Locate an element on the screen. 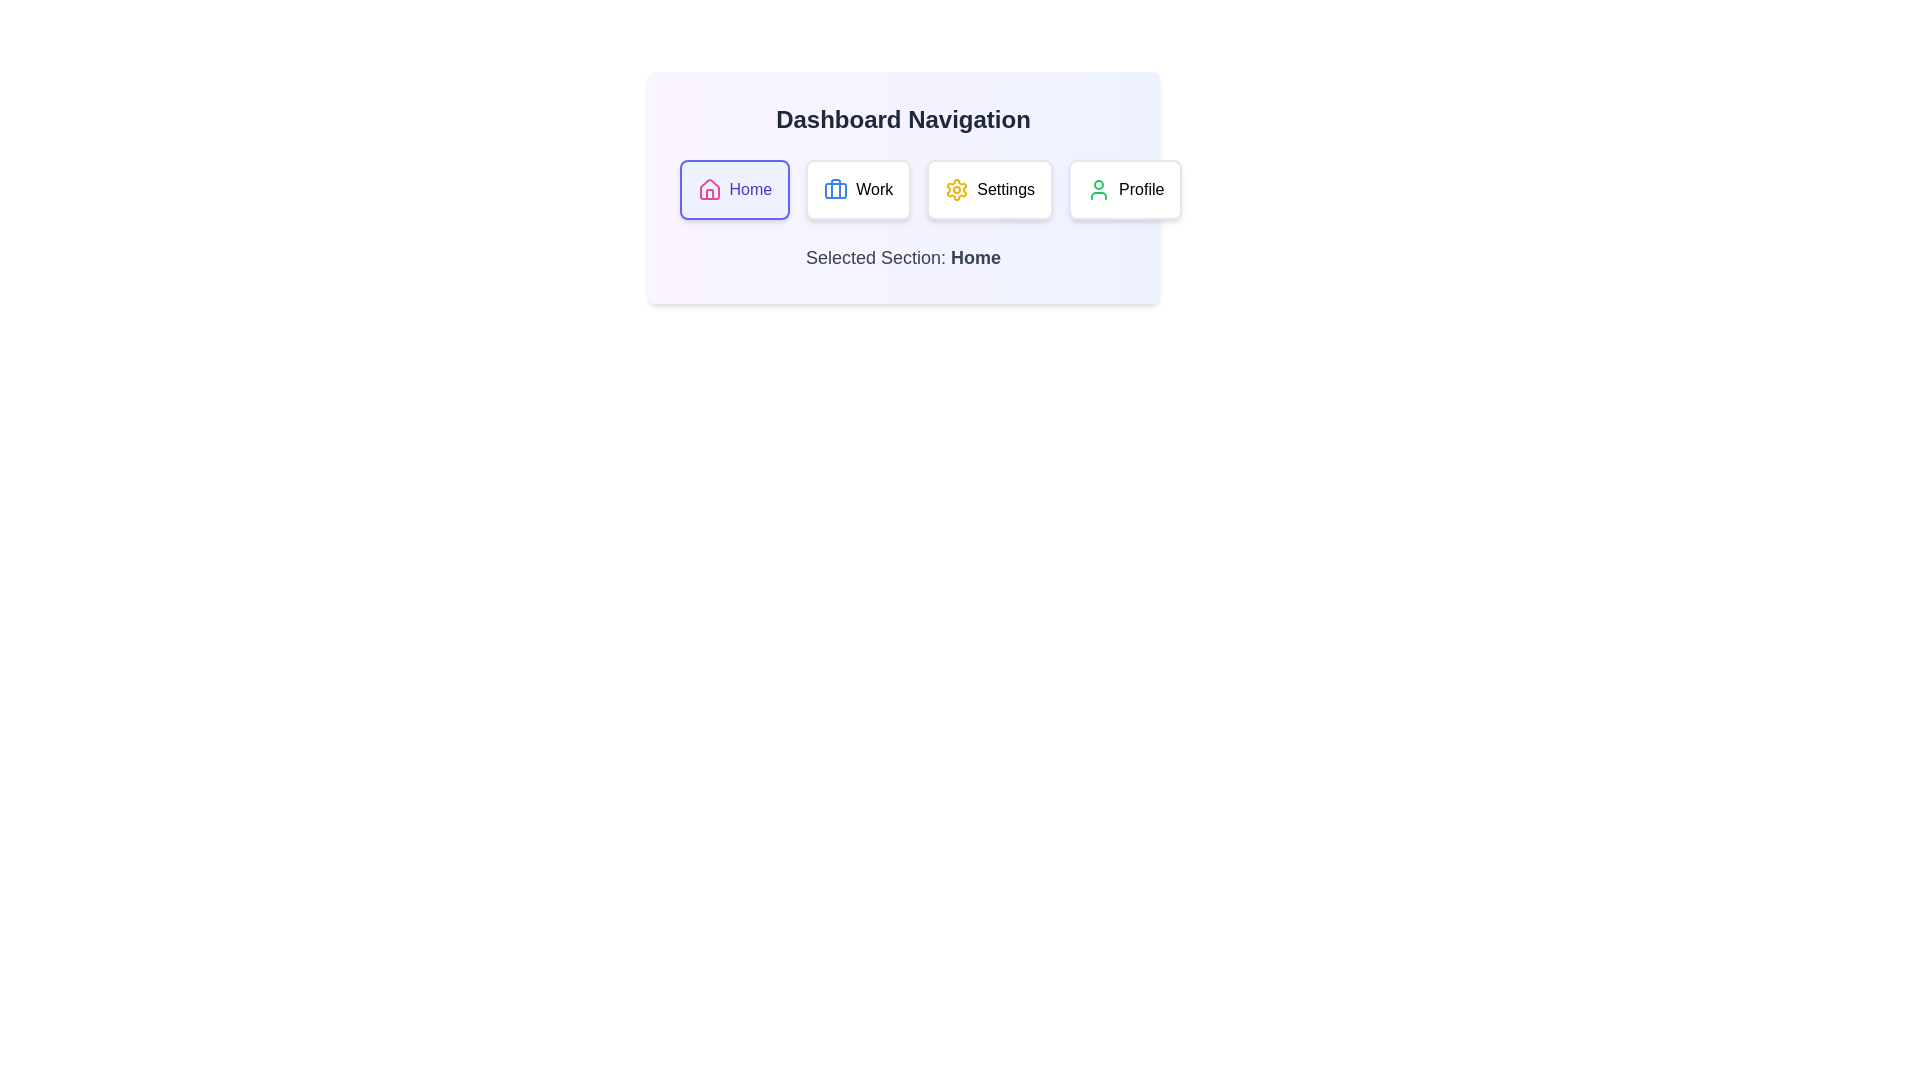 The height and width of the screenshot is (1080, 1920). the 'Work' section icon in the navigation menu, which serves as a visual indicator for users to identify the section's purpose is located at coordinates (836, 189).